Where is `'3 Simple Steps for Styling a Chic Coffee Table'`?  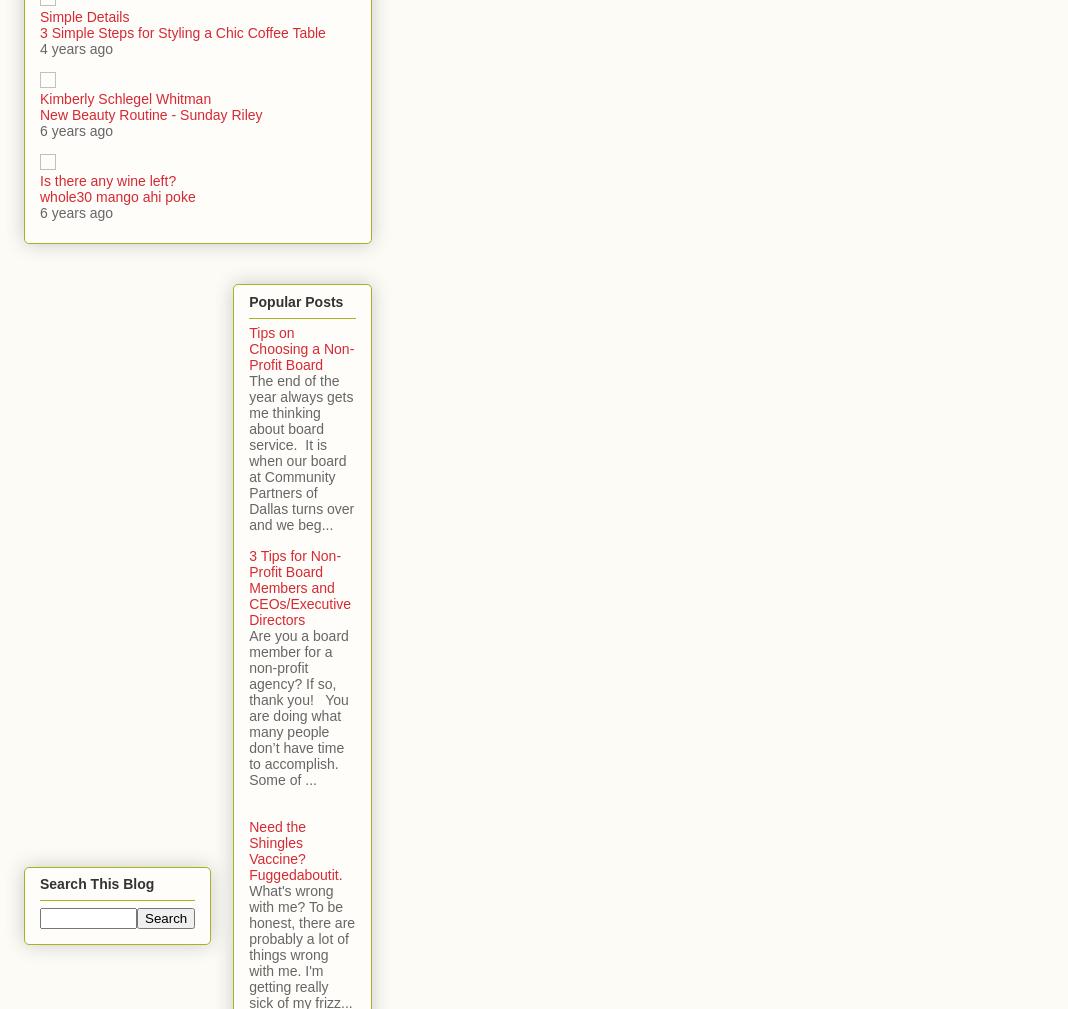
'3 Simple Steps for Styling a Chic Coffee Table' is located at coordinates (182, 31).